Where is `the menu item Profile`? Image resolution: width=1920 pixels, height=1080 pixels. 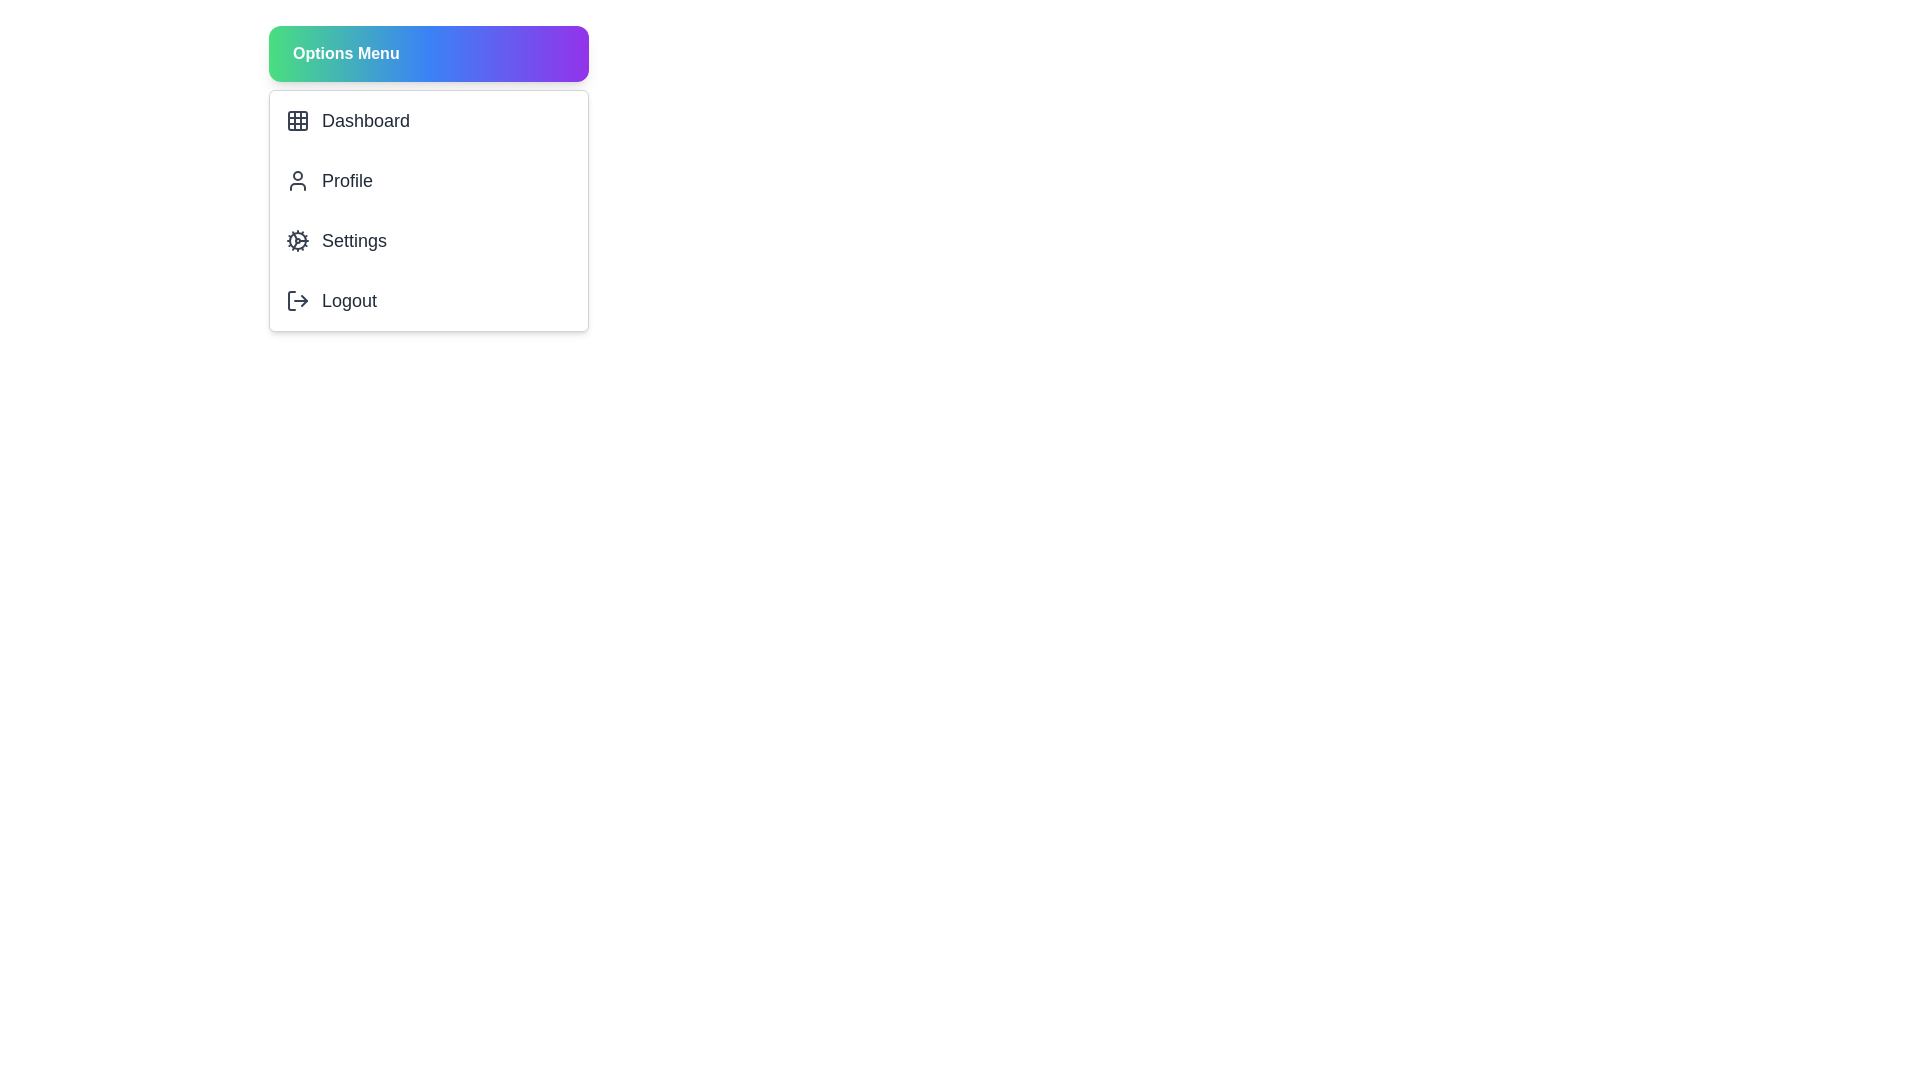
the menu item Profile is located at coordinates (427, 181).